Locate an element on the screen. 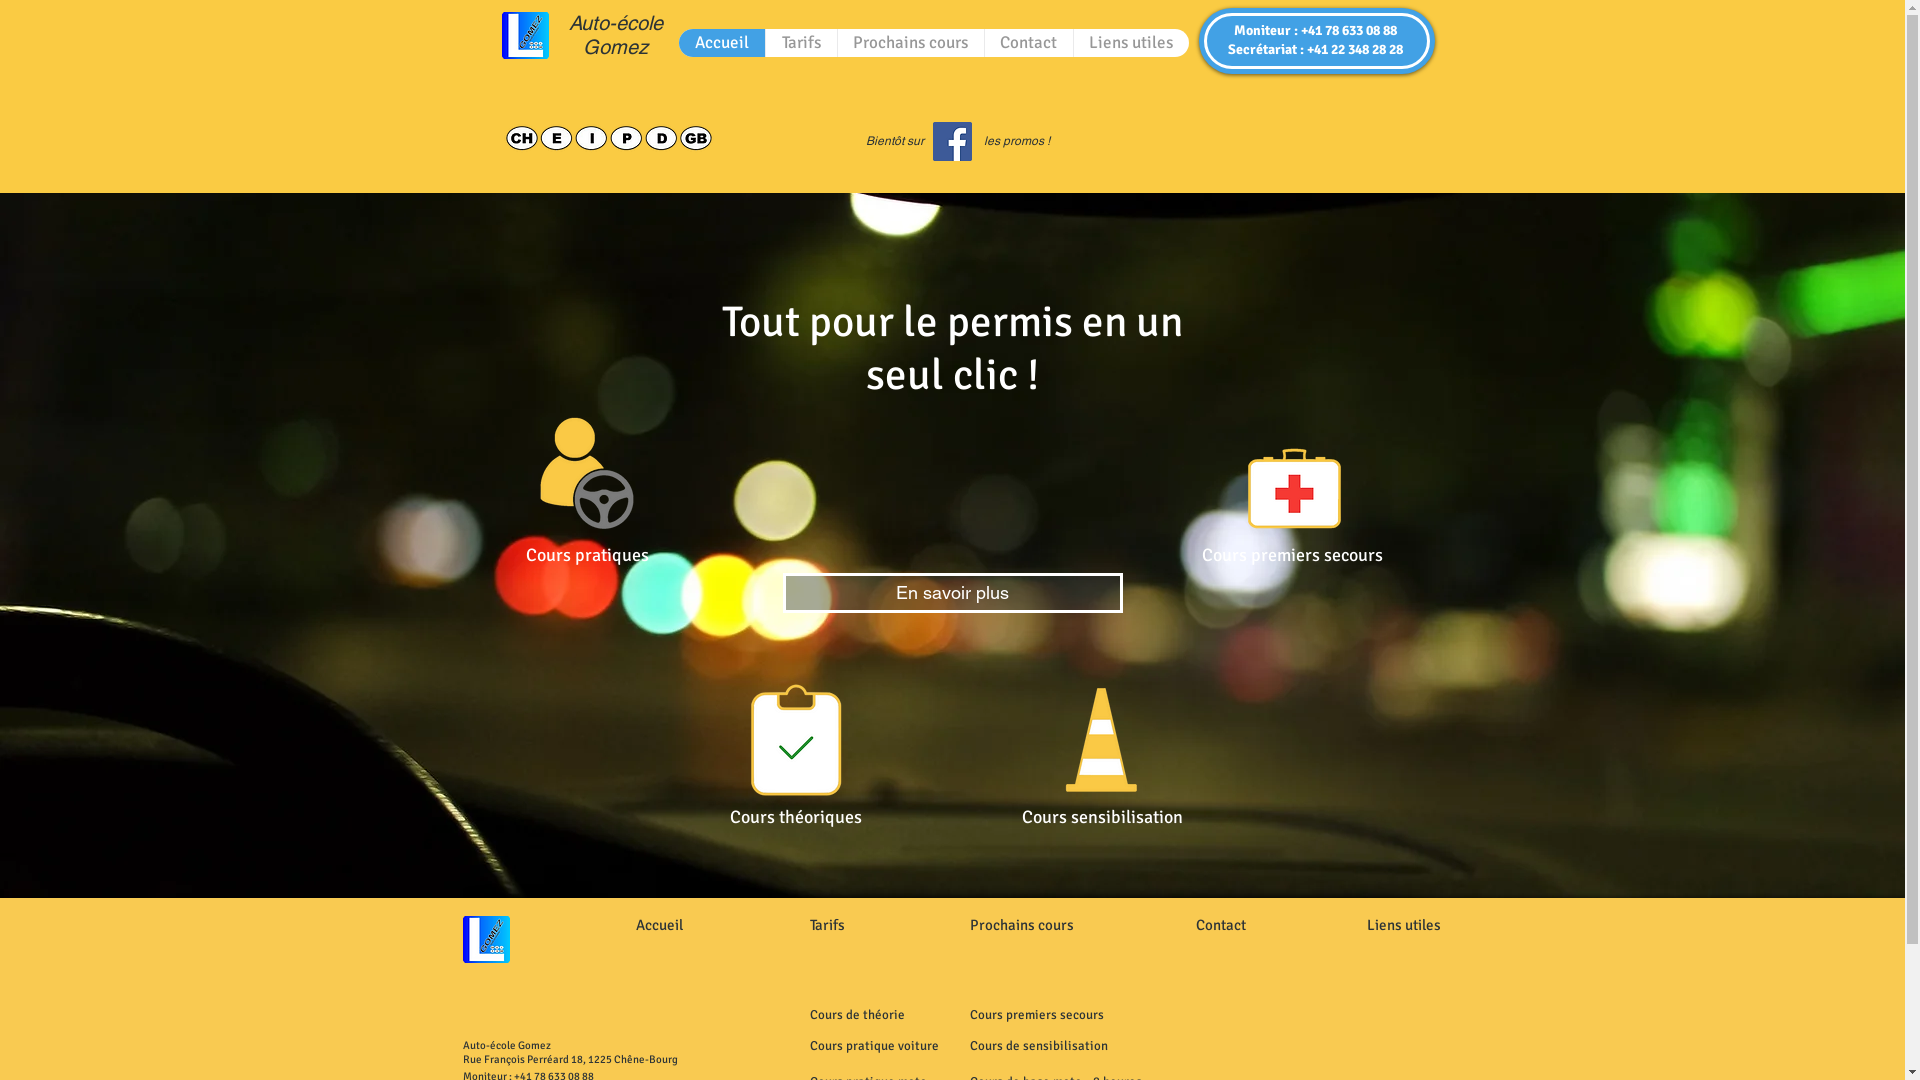  'Liens utiles' is located at coordinates (1129, 42).